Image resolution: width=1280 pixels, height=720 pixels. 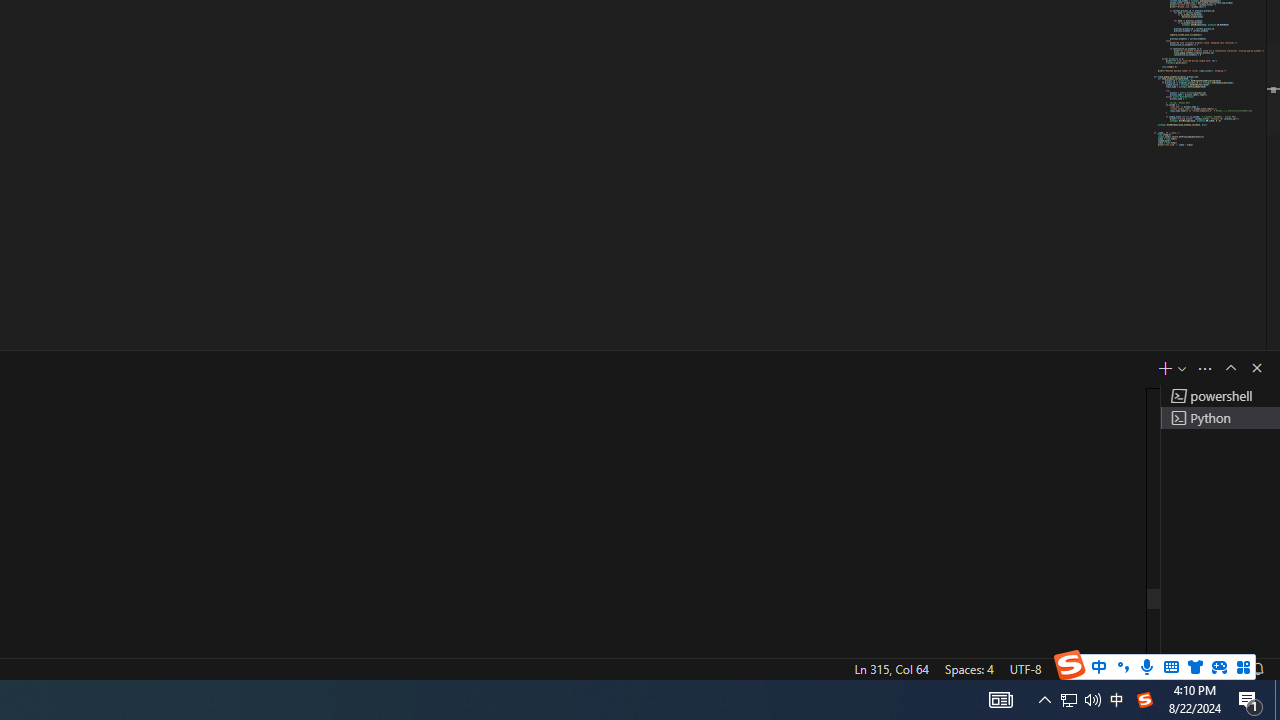 What do you see at coordinates (1204, 368) in the screenshot?
I see `'Views and More Actions...'` at bounding box center [1204, 368].